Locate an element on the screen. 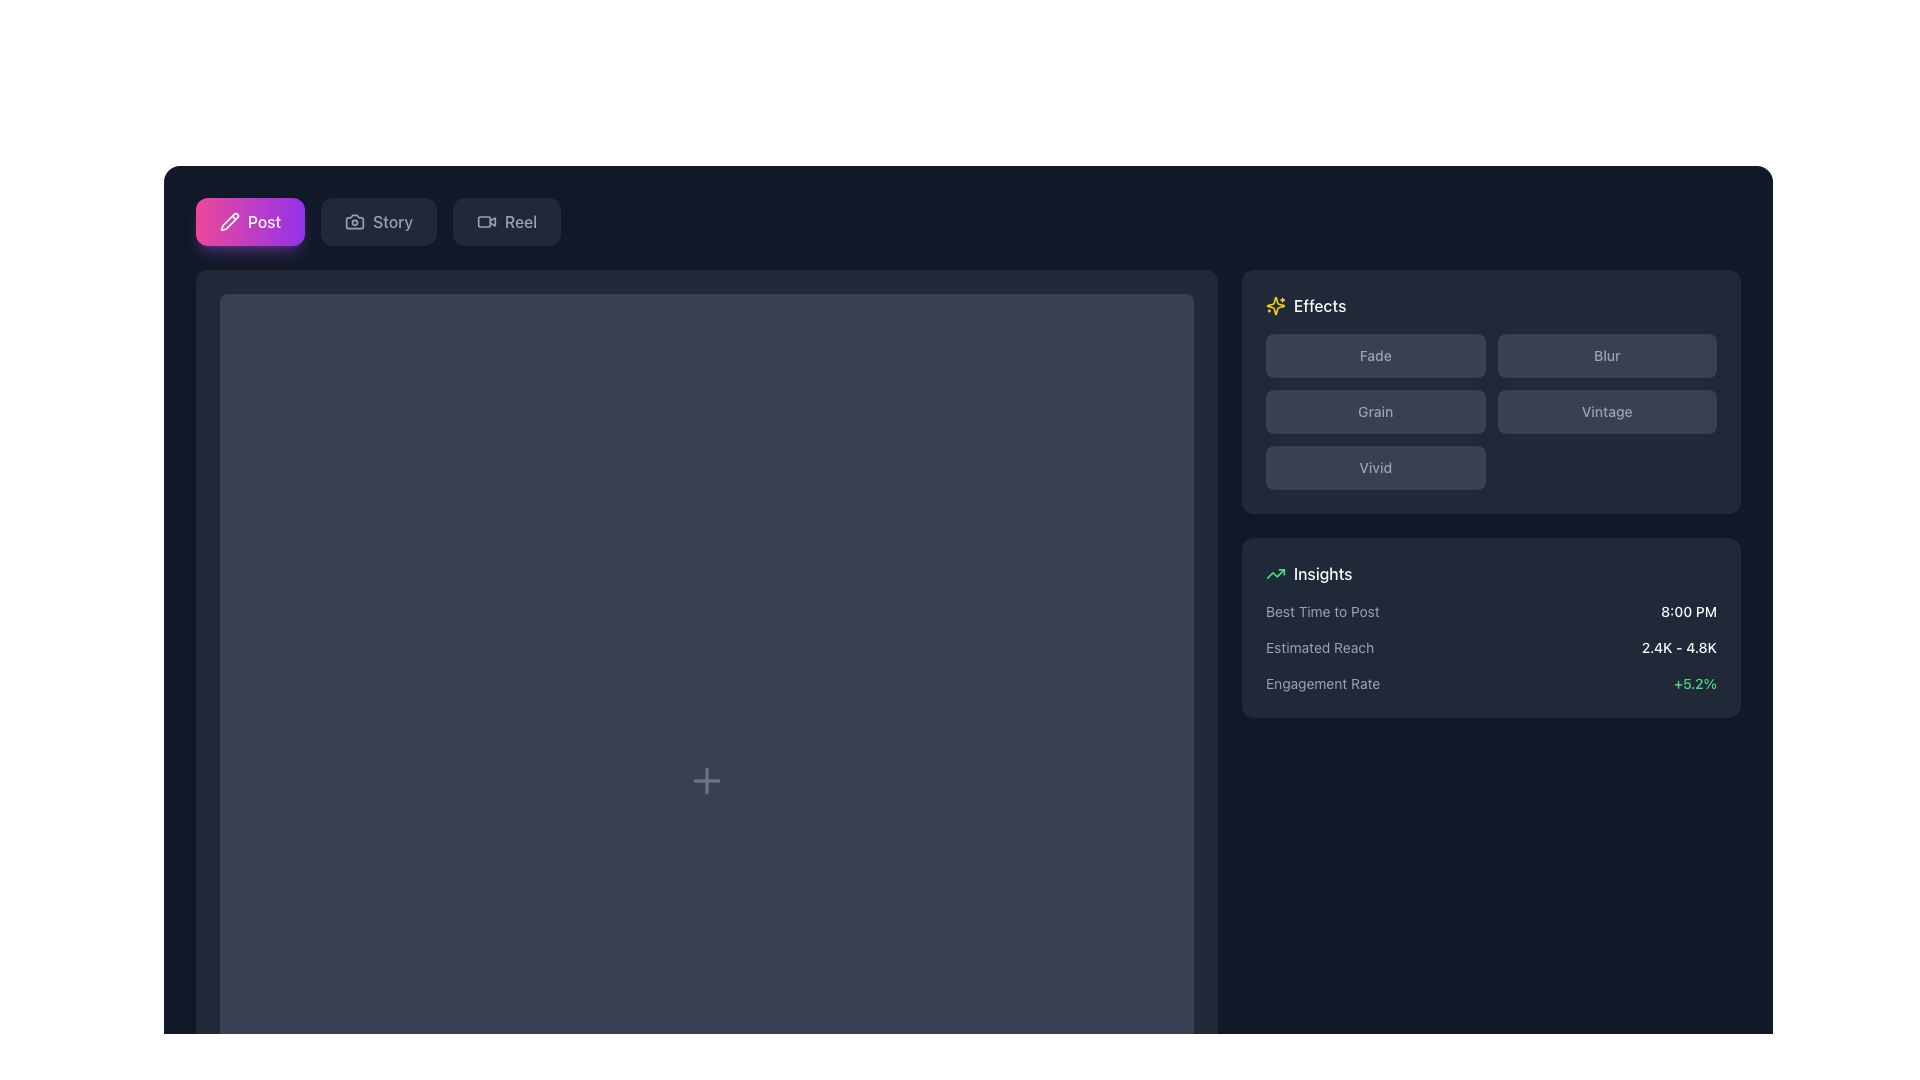 This screenshot has height=1080, width=1920. the circular icon with a plus symbol ('+') is located at coordinates (706, 779).